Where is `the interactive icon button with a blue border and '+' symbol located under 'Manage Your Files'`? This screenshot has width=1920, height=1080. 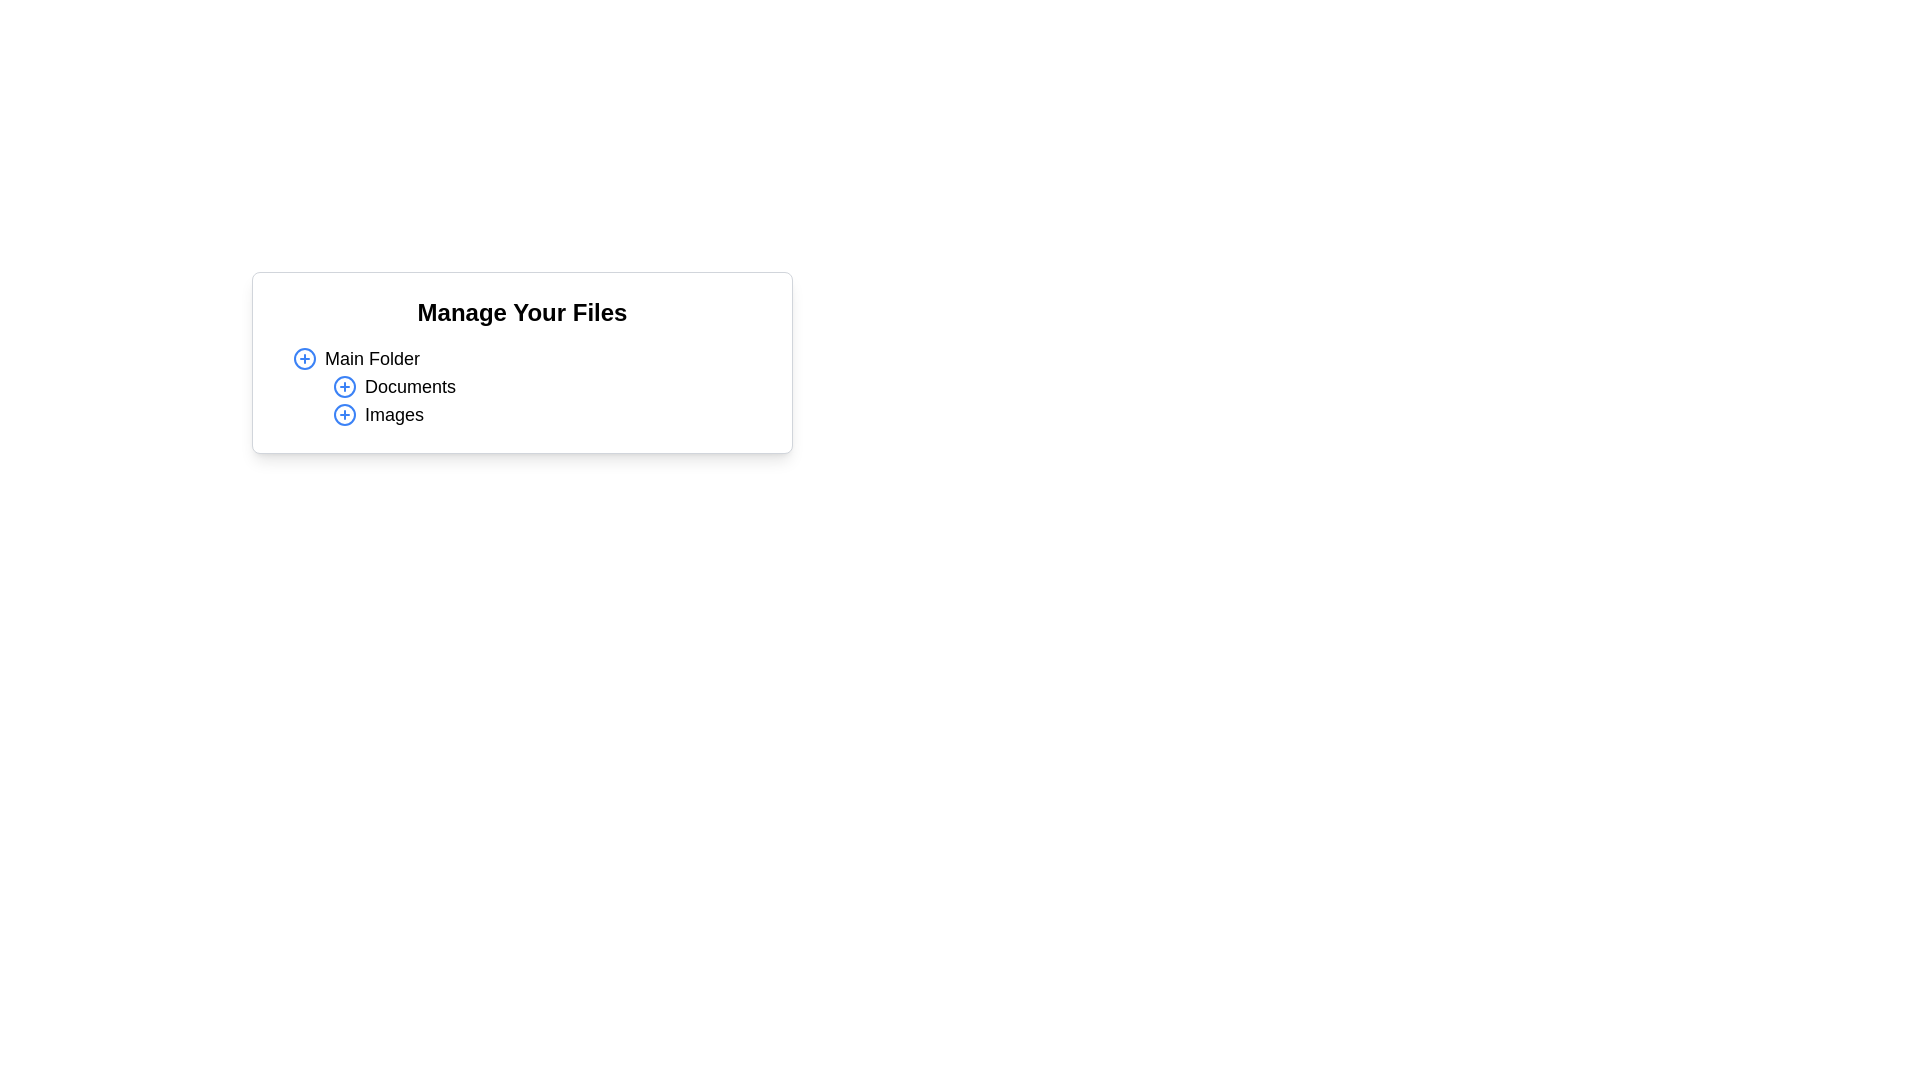
the interactive icon button with a blue border and '+' symbol located under 'Manage Your Files' is located at coordinates (345, 386).